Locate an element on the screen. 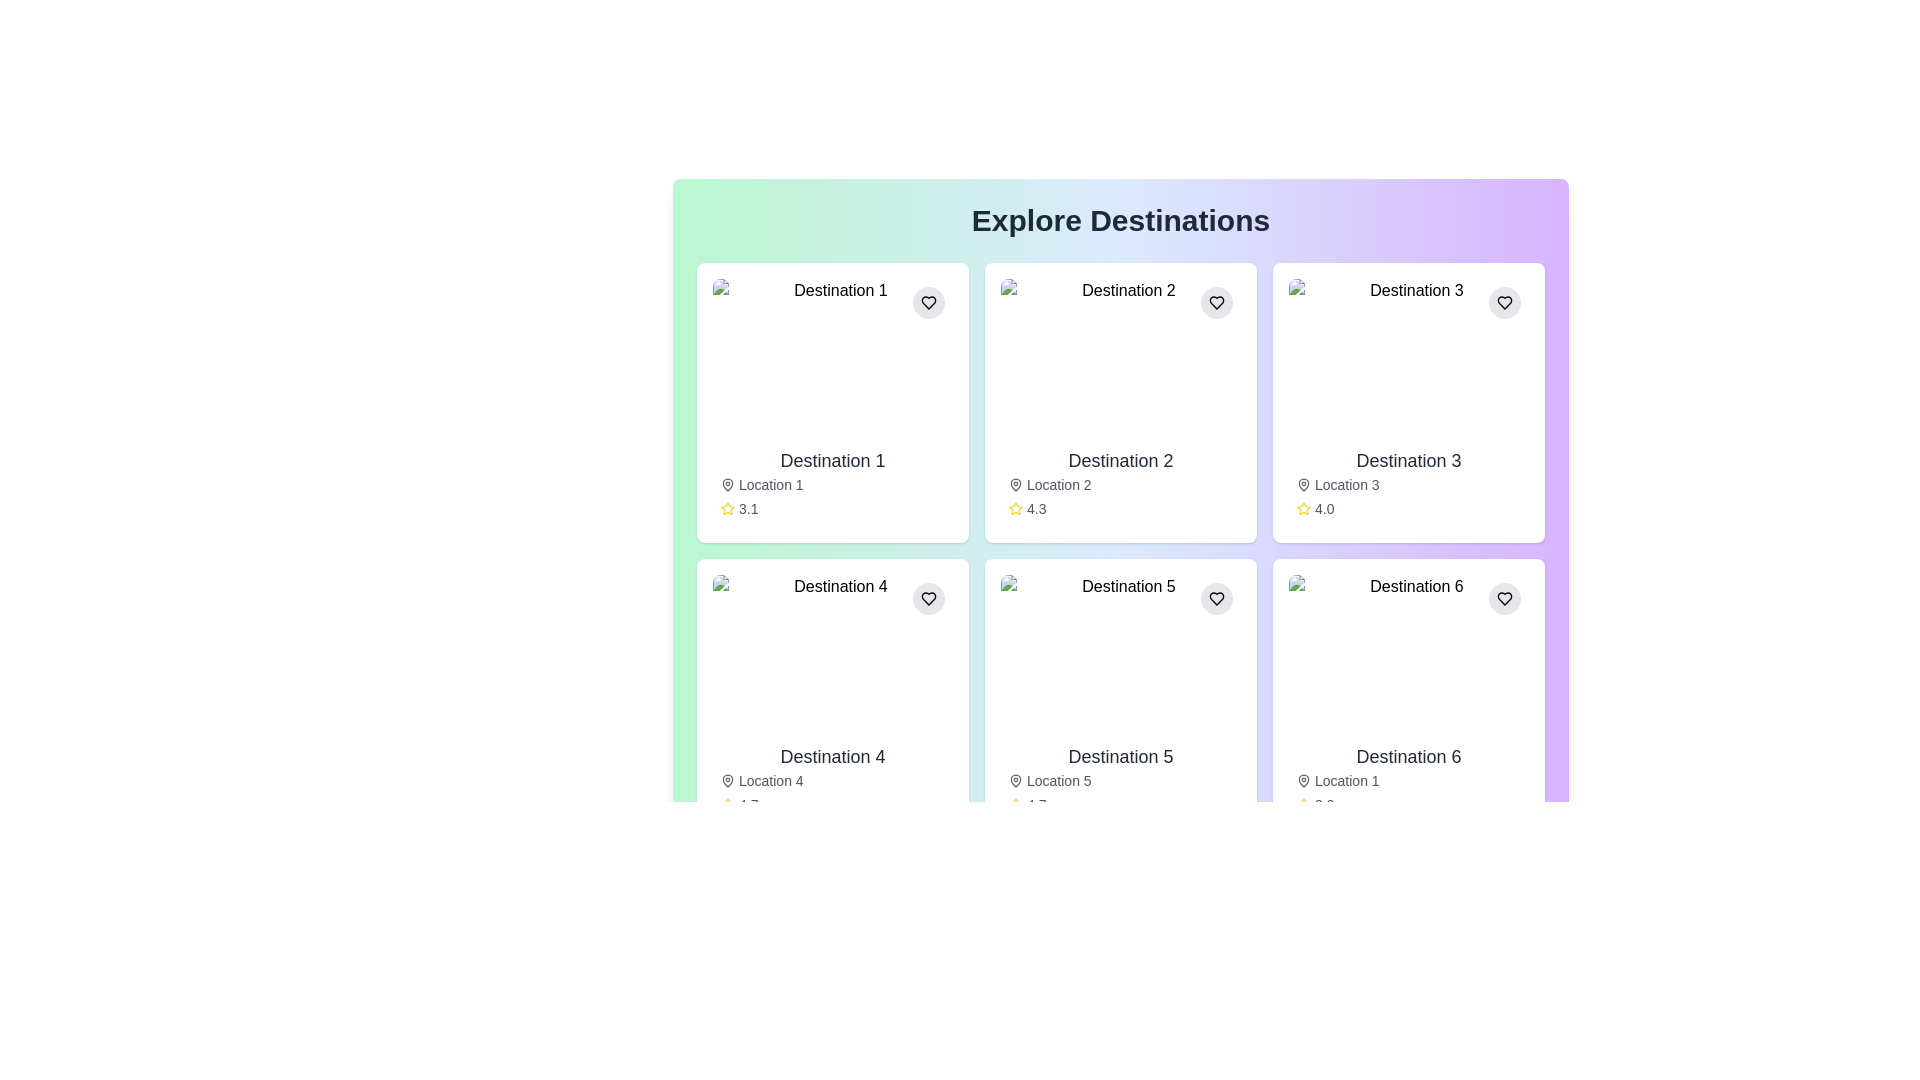 The image size is (1920, 1080). the informational card for 'Destination 4' located in the second row, first column of the grid is located at coordinates (833, 697).